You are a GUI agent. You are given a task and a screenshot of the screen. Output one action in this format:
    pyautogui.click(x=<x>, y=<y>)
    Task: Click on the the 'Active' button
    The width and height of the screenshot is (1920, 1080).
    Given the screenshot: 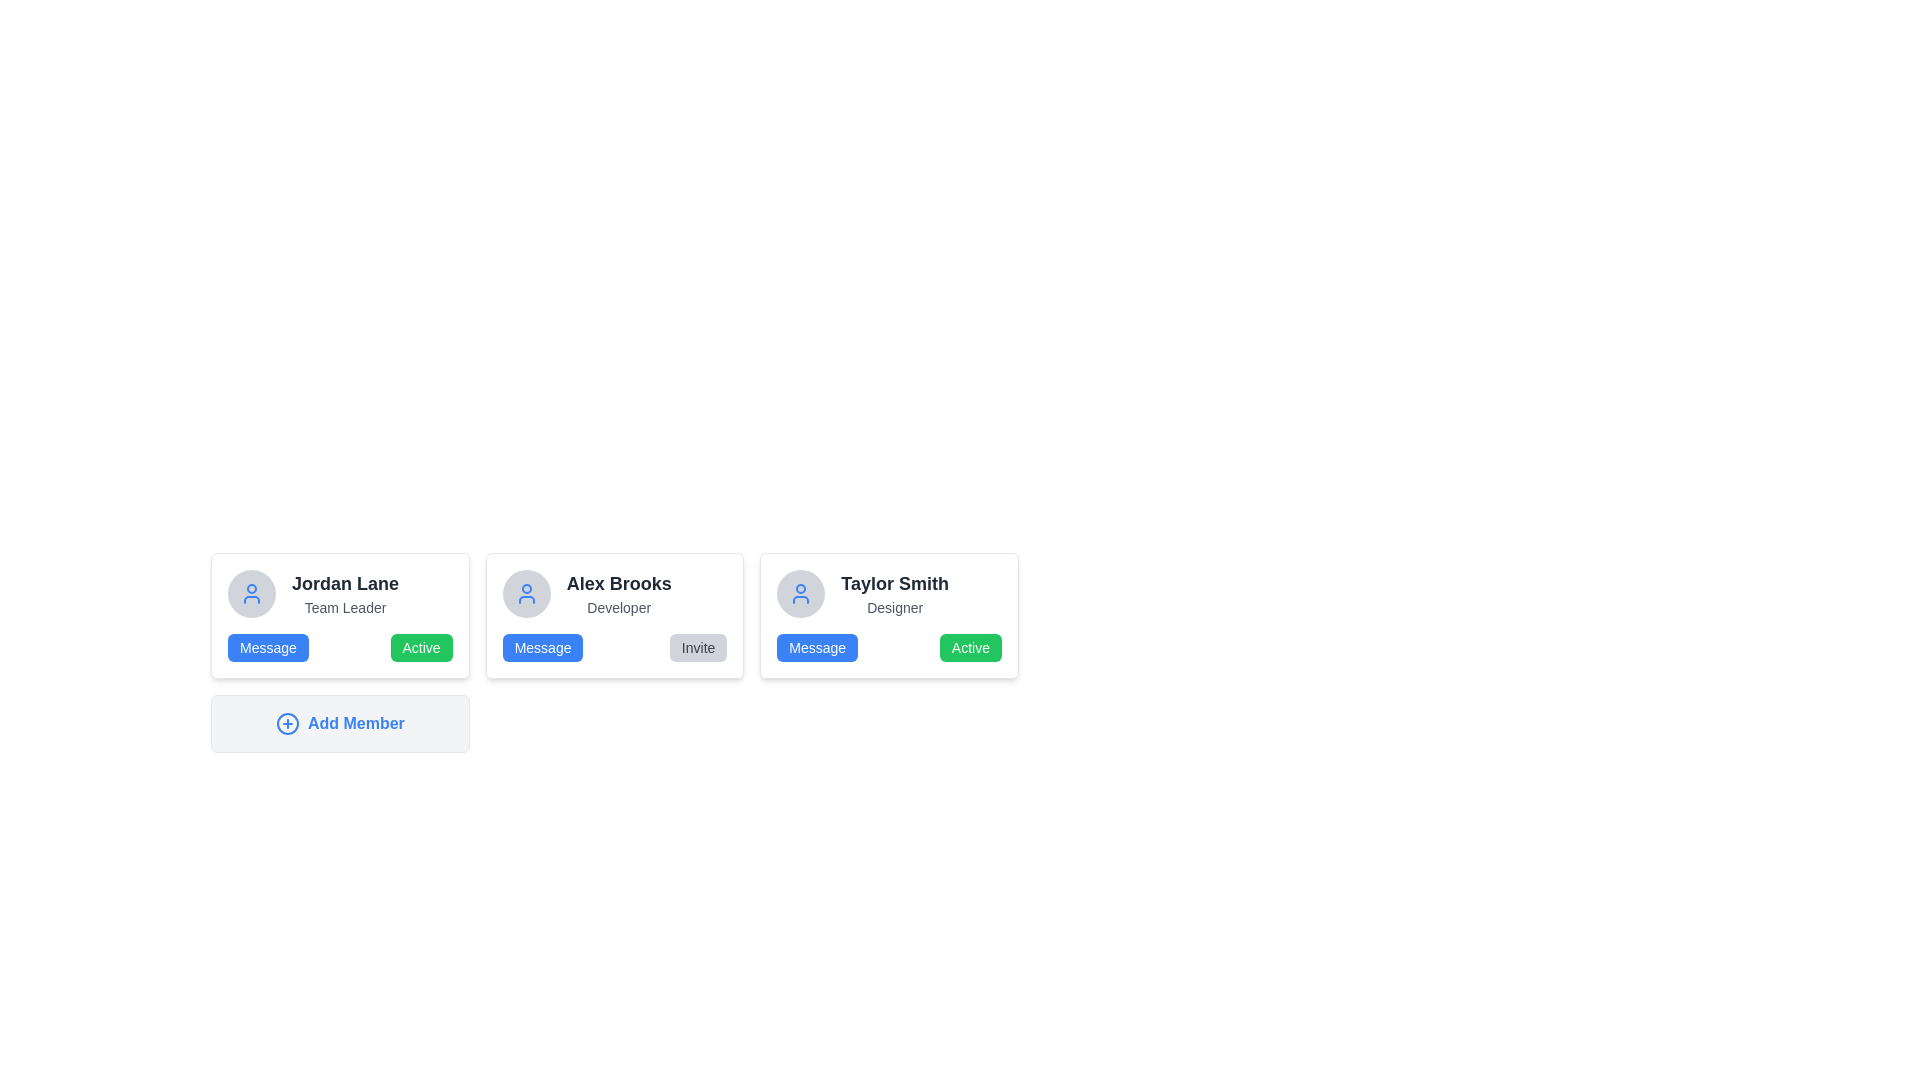 What is the action you would take?
    pyautogui.click(x=888, y=593)
    